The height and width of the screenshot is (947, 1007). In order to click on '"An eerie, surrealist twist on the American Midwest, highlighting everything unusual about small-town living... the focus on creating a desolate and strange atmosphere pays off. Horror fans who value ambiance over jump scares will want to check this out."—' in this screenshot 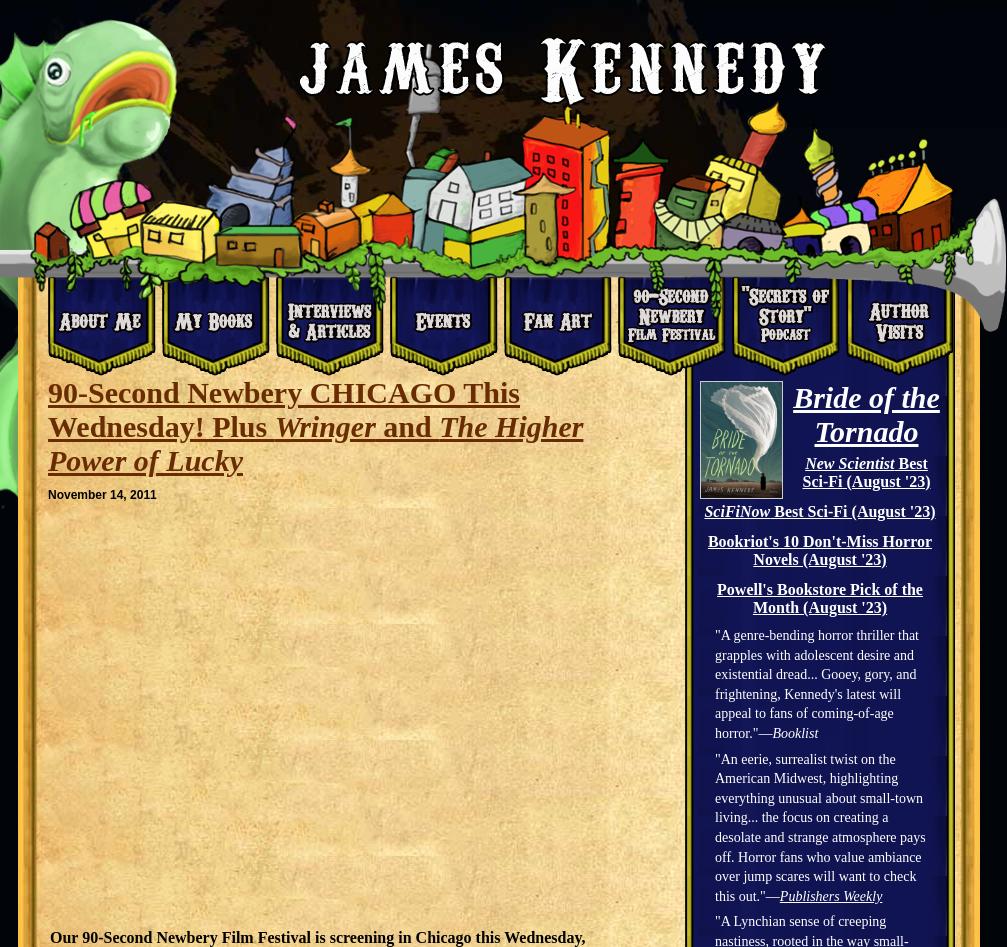, I will do `click(713, 827)`.